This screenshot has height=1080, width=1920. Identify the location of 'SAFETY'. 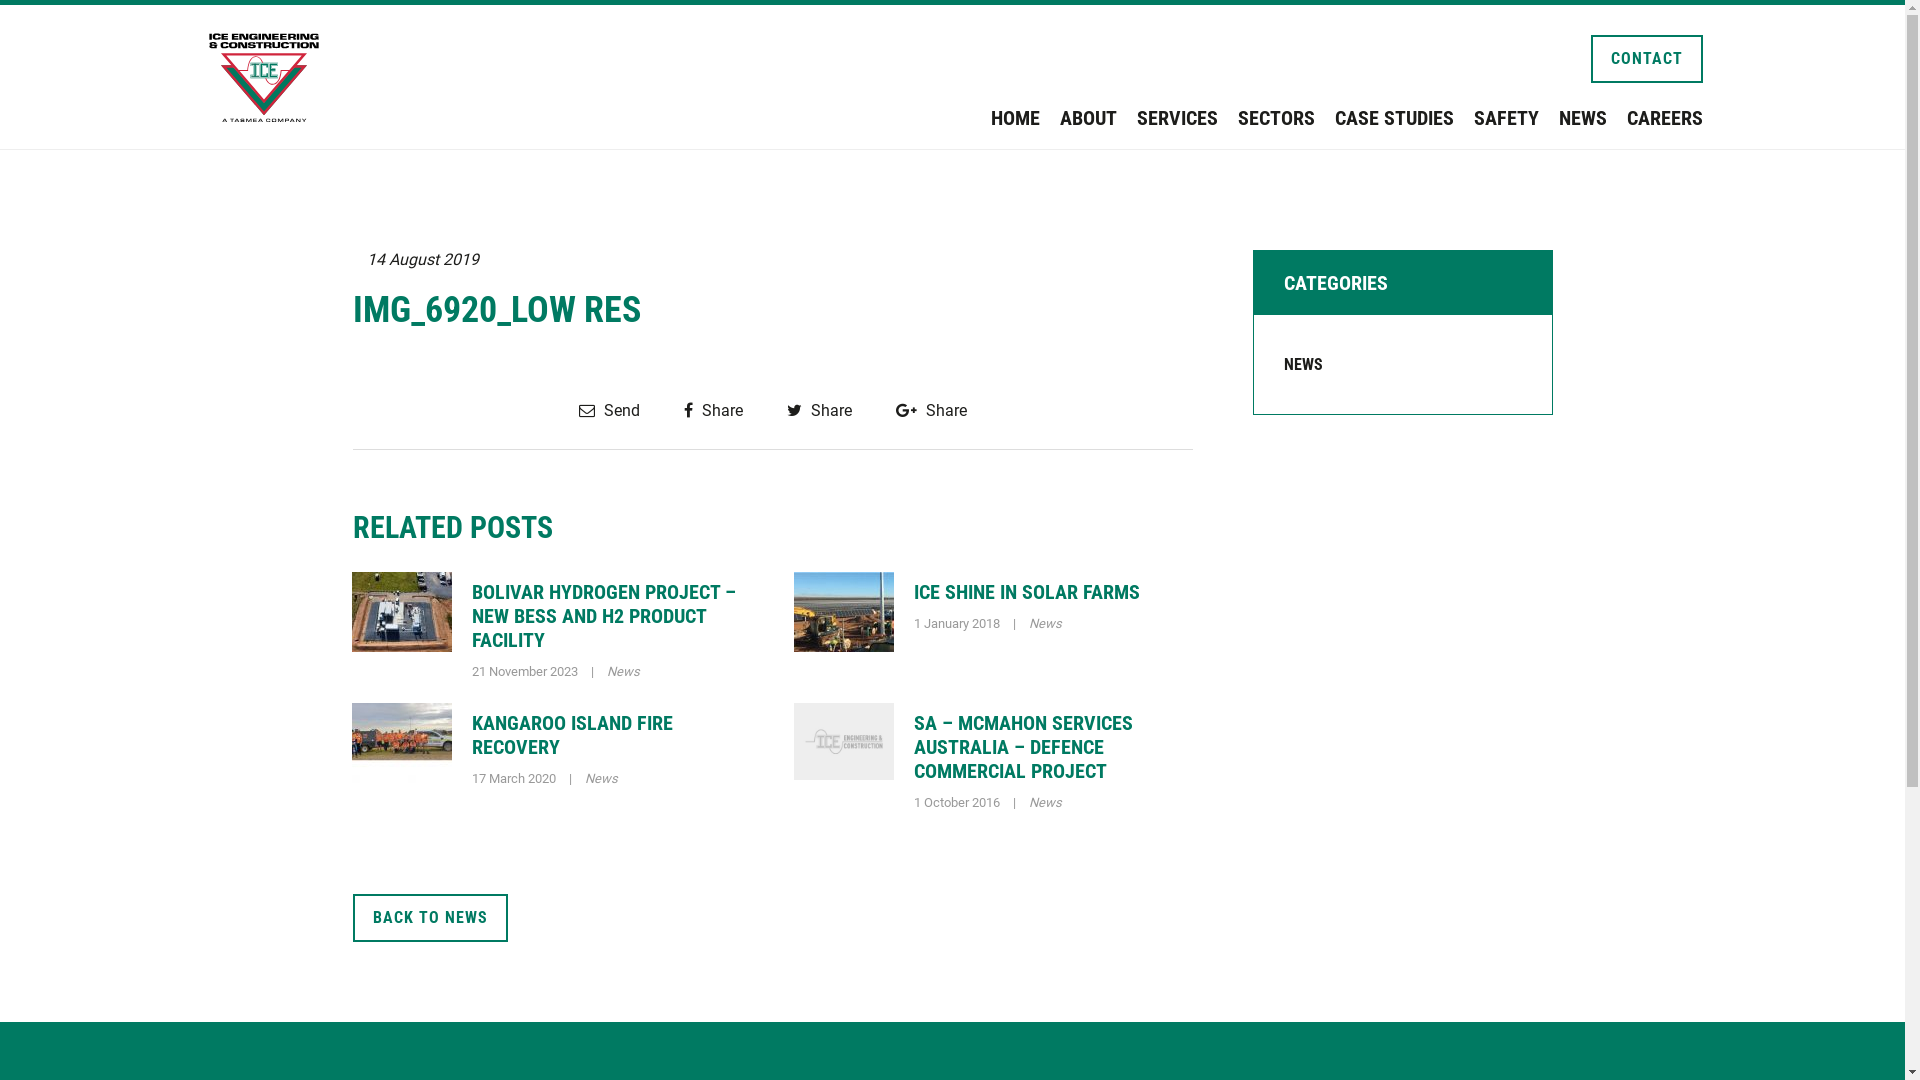
(1473, 118).